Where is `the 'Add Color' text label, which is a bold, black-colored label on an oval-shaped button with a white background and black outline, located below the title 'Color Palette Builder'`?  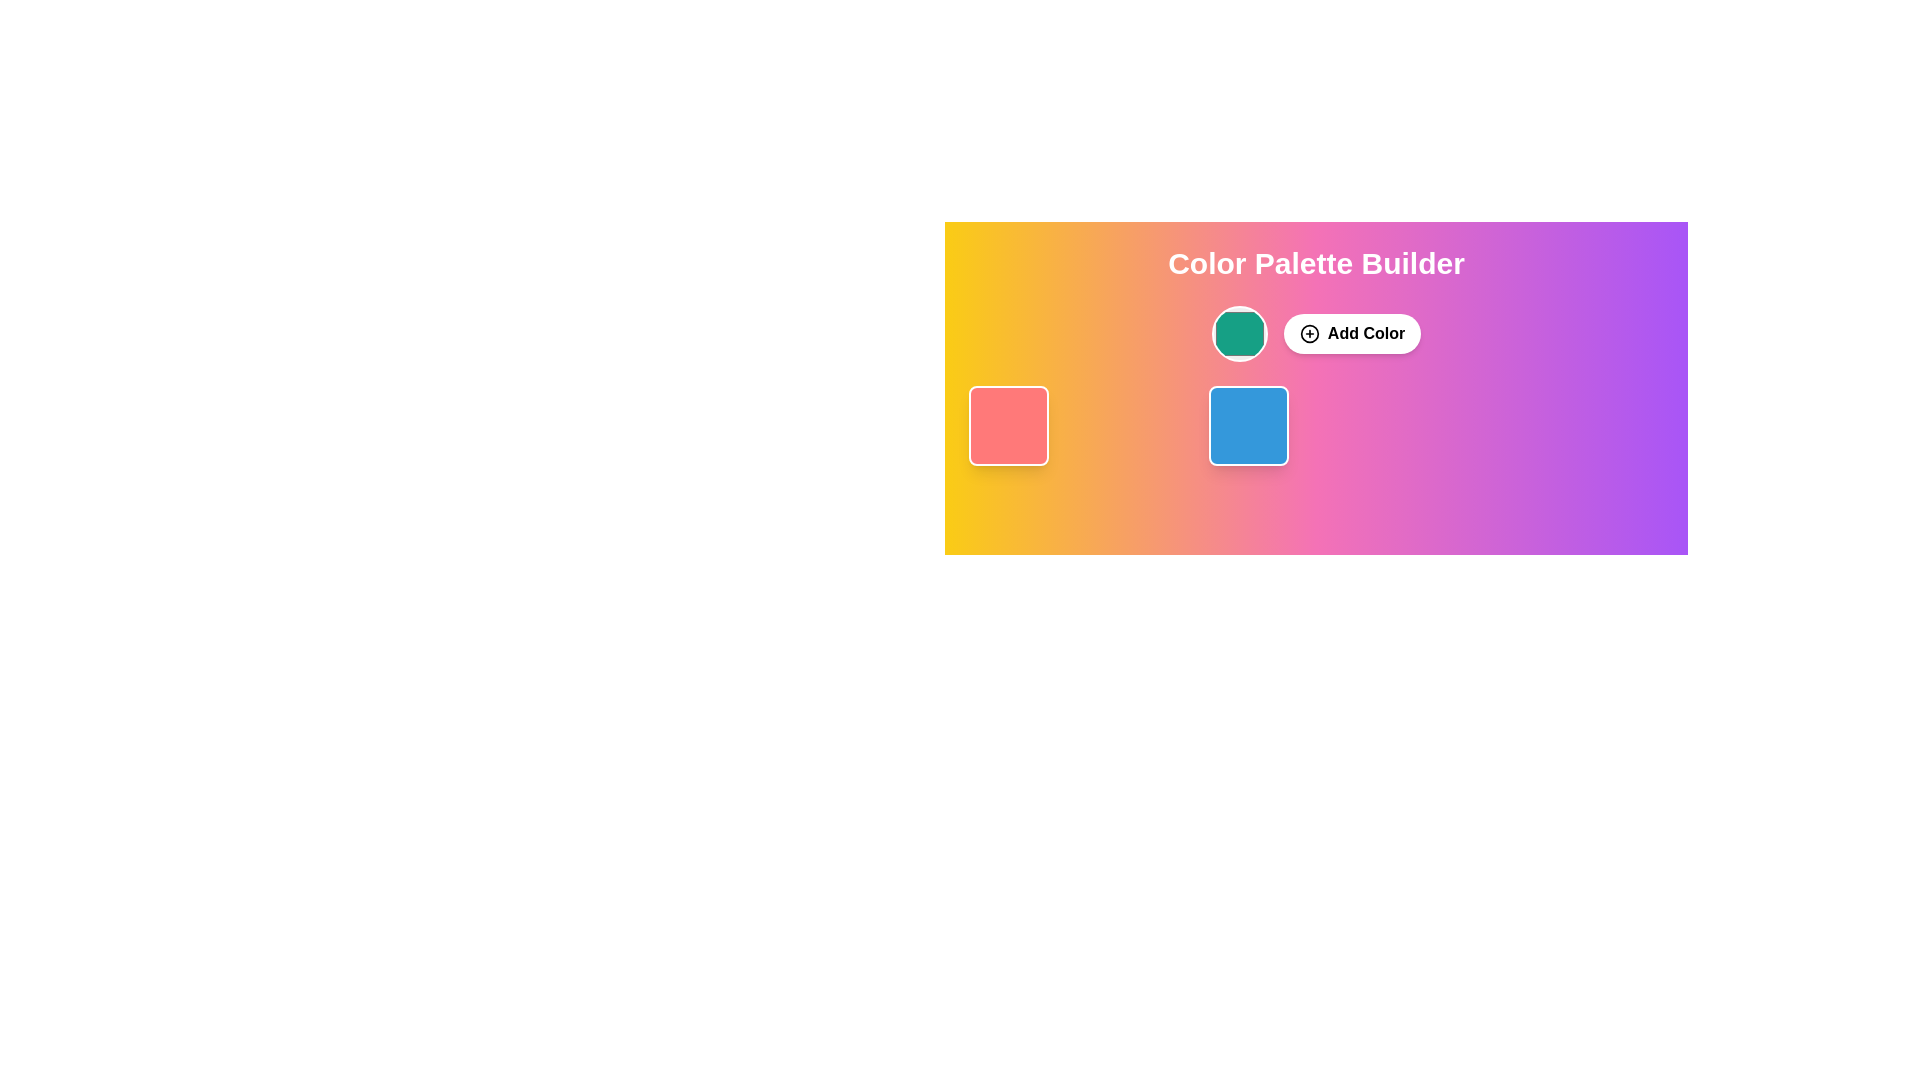
the 'Add Color' text label, which is a bold, black-colored label on an oval-shaped button with a white background and black outline, located below the title 'Color Palette Builder' is located at coordinates (1365, 333).